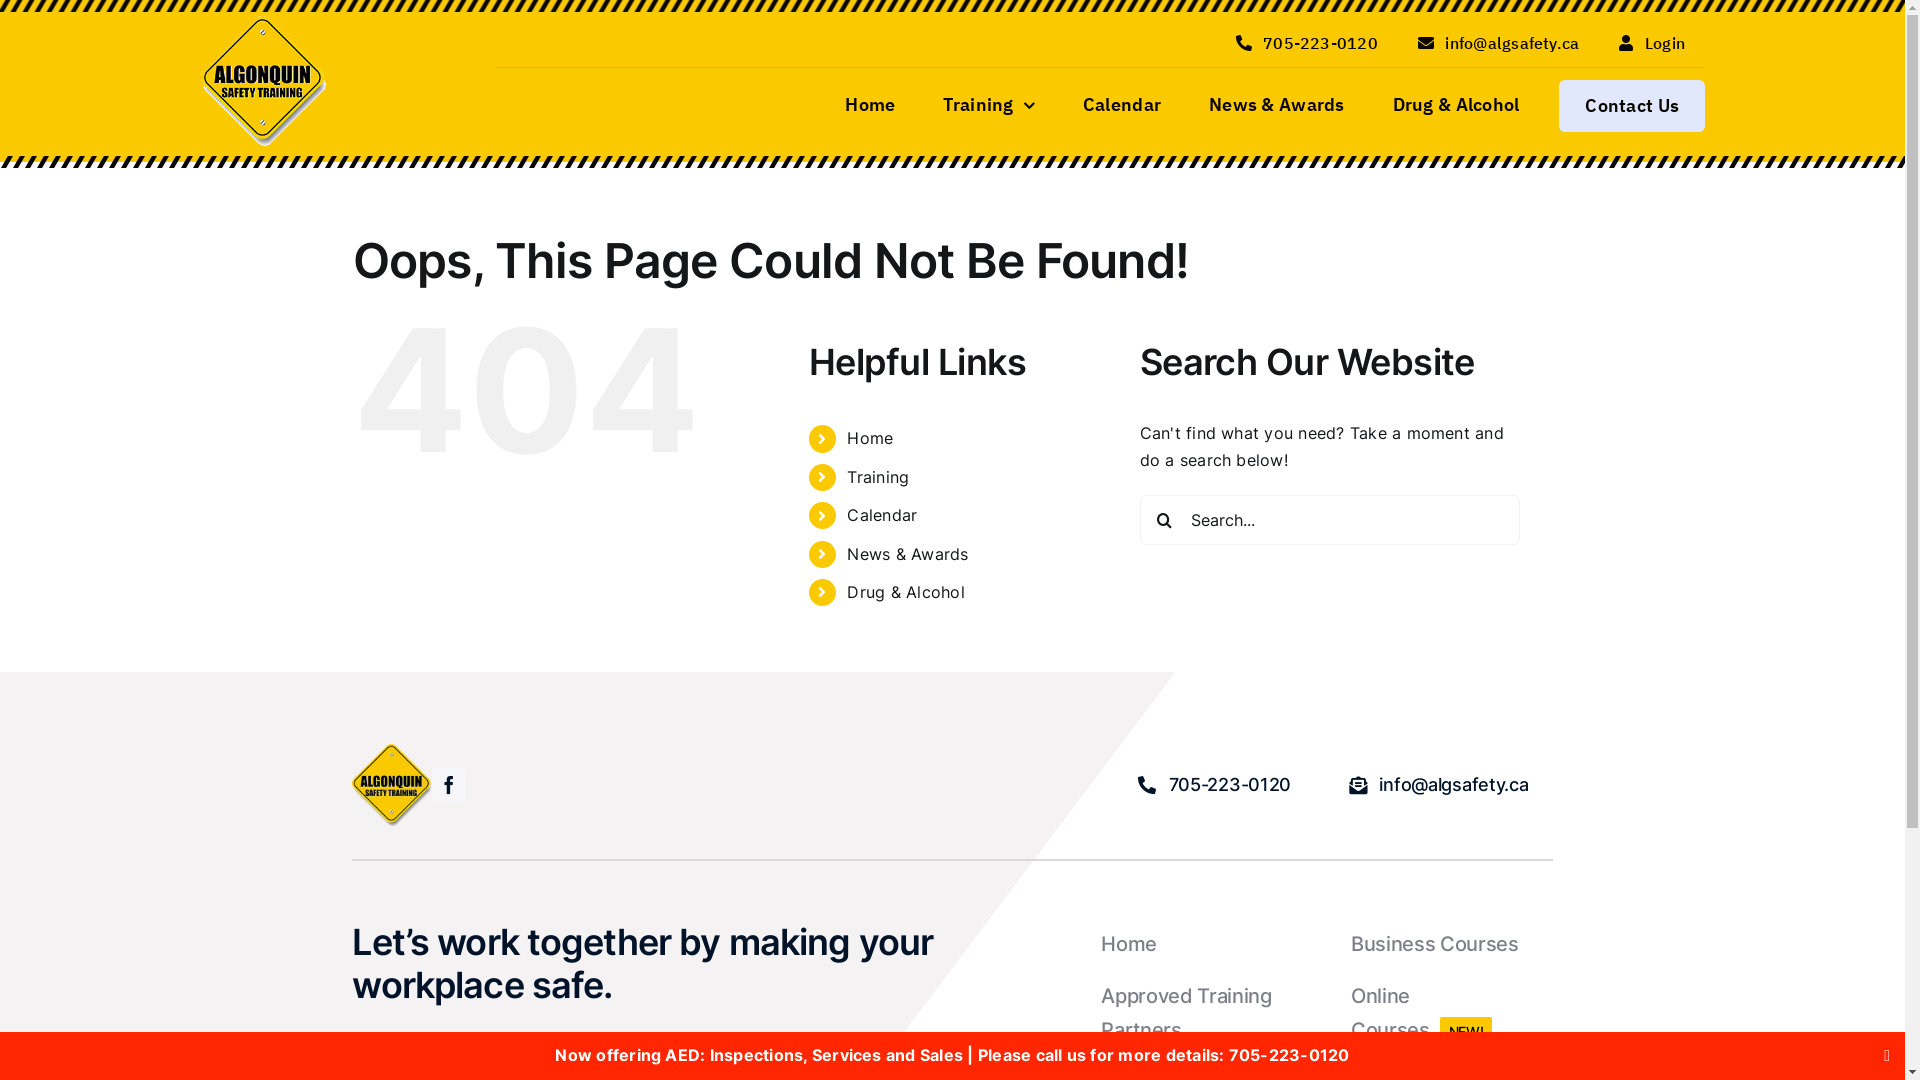 The width and height of the screenshot is (1920, 1080). I want to click on '705-223-0120', so click(1306, 42).